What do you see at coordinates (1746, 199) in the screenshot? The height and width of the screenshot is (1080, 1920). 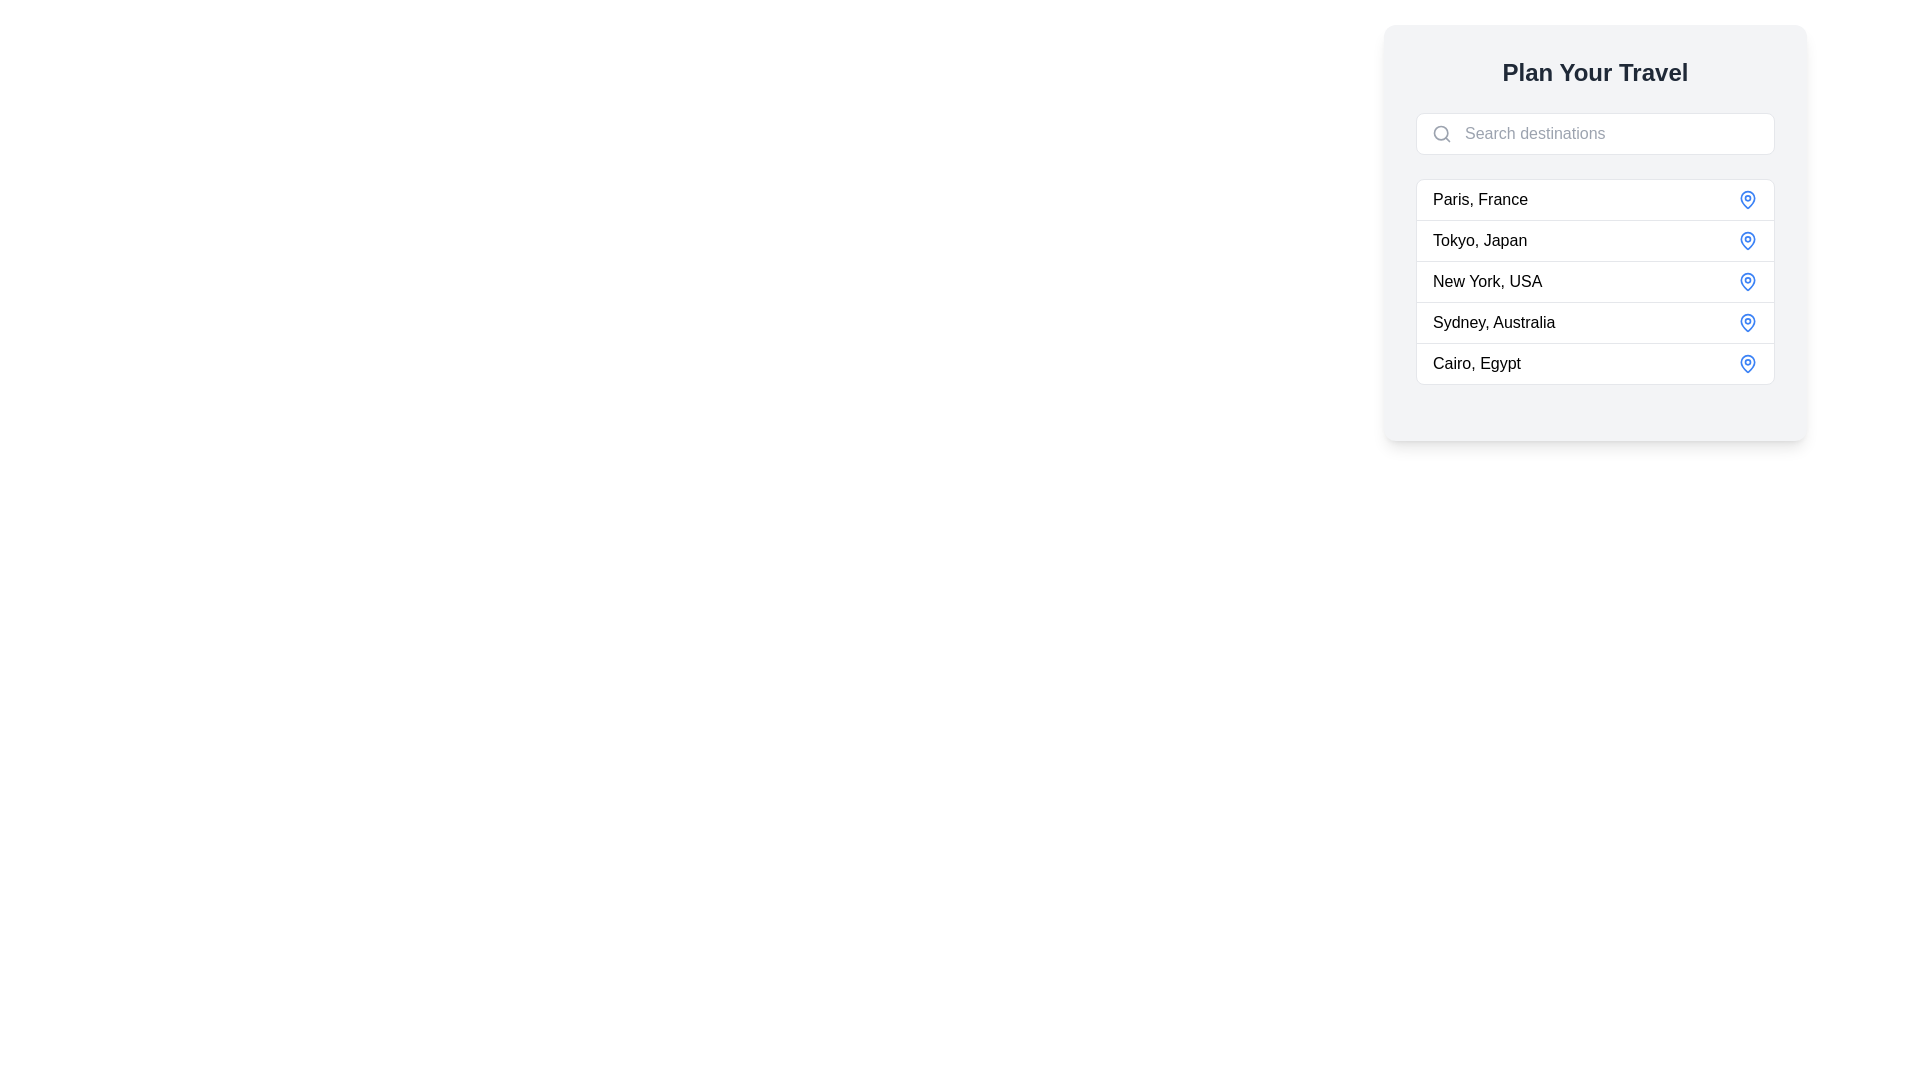 I see `the blue pin icon associated with 'Paris, France' in the first list item` at bounding box center [1746, 199].